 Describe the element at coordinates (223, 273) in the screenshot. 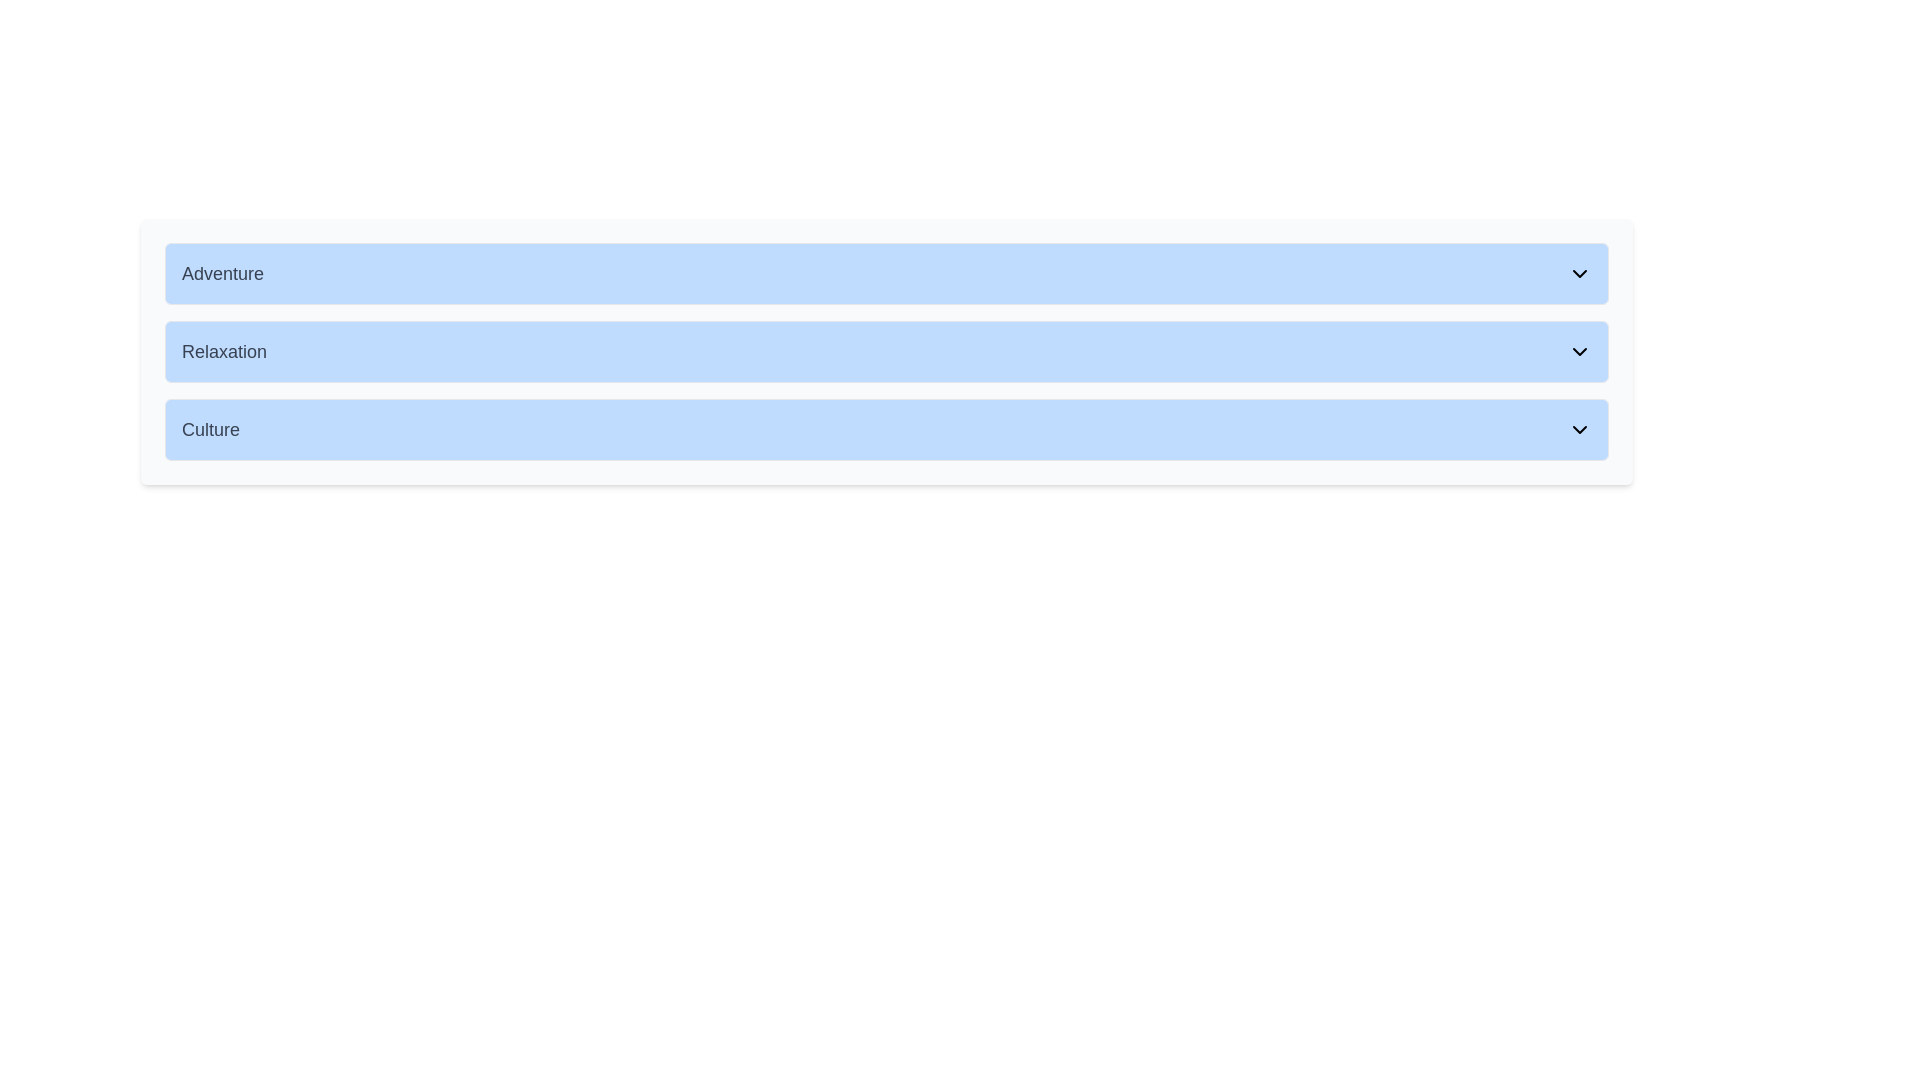

I see `the text label located in the uppermost row of a vertically stacked list, positioned to the left of a chevron icon` at that location.